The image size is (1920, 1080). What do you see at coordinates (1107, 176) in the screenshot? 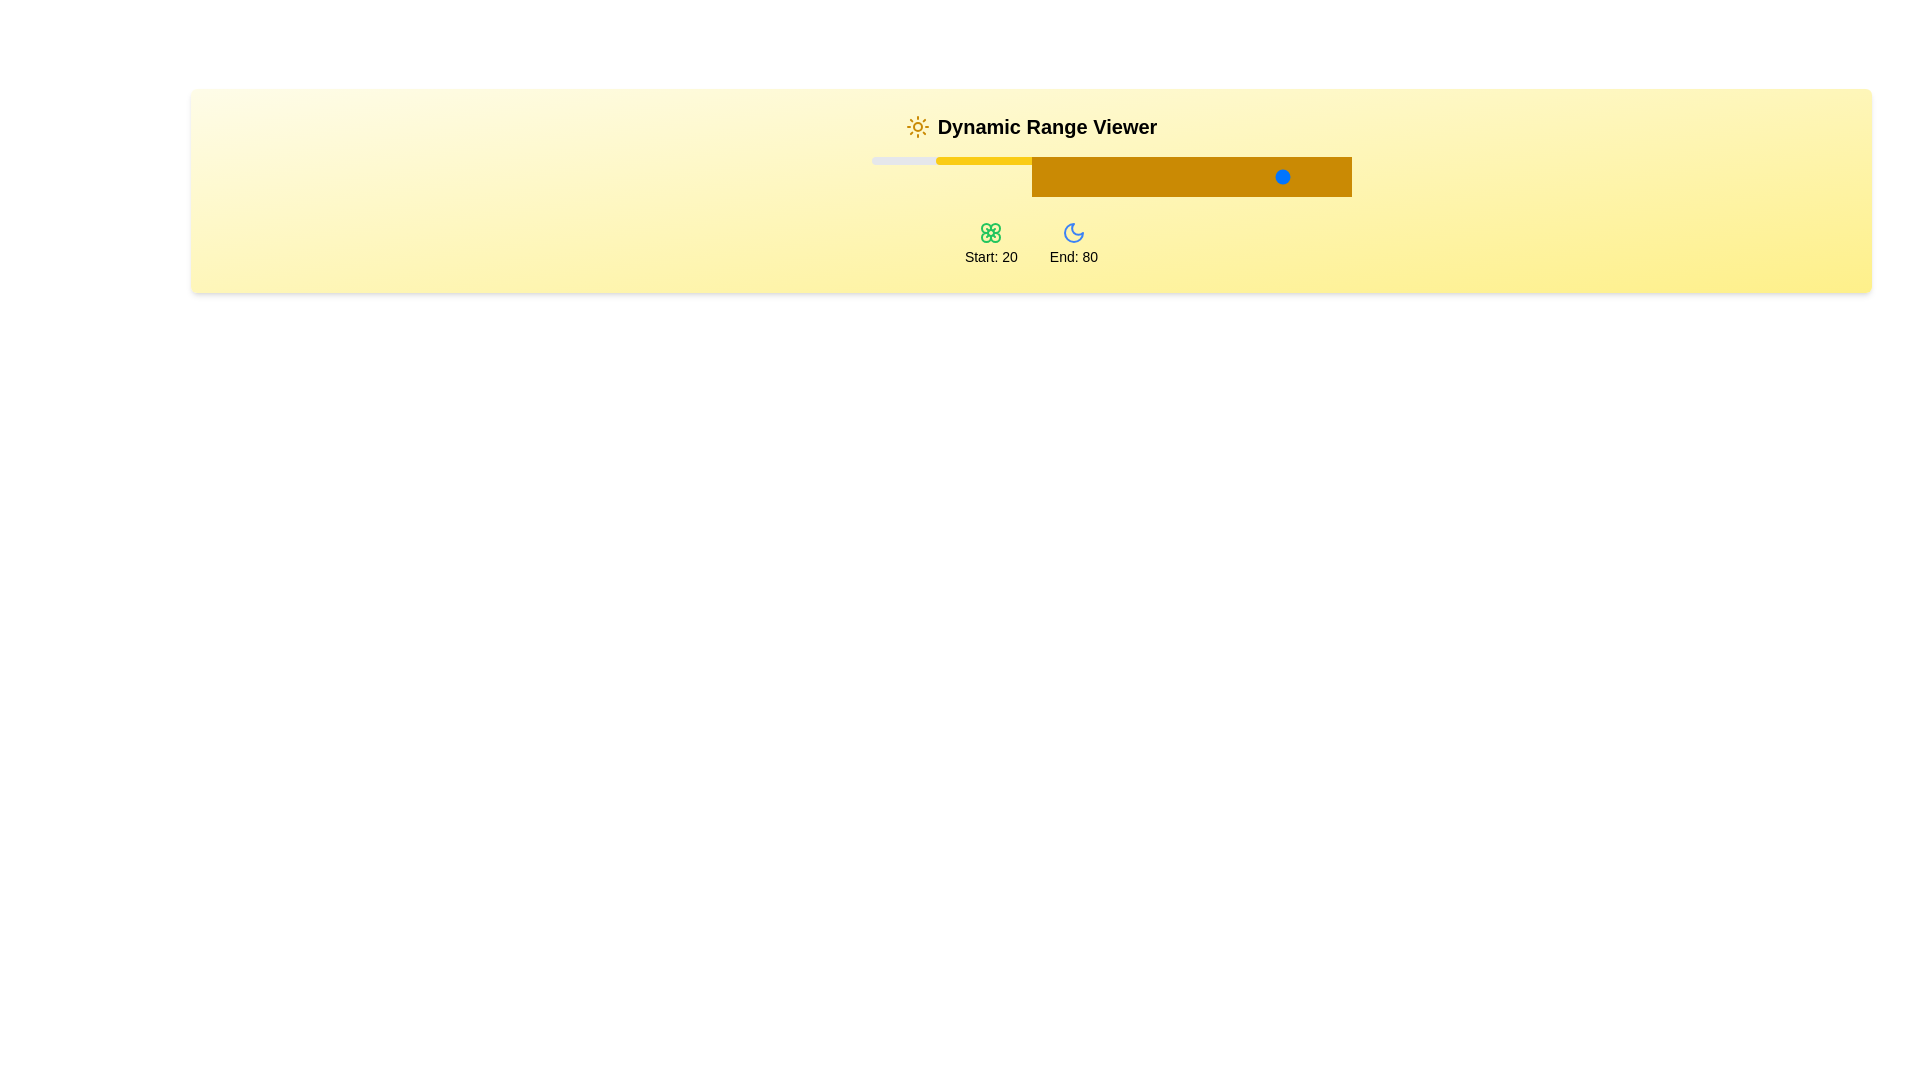
I see `the slider value` at bounding box center [1107, 176].